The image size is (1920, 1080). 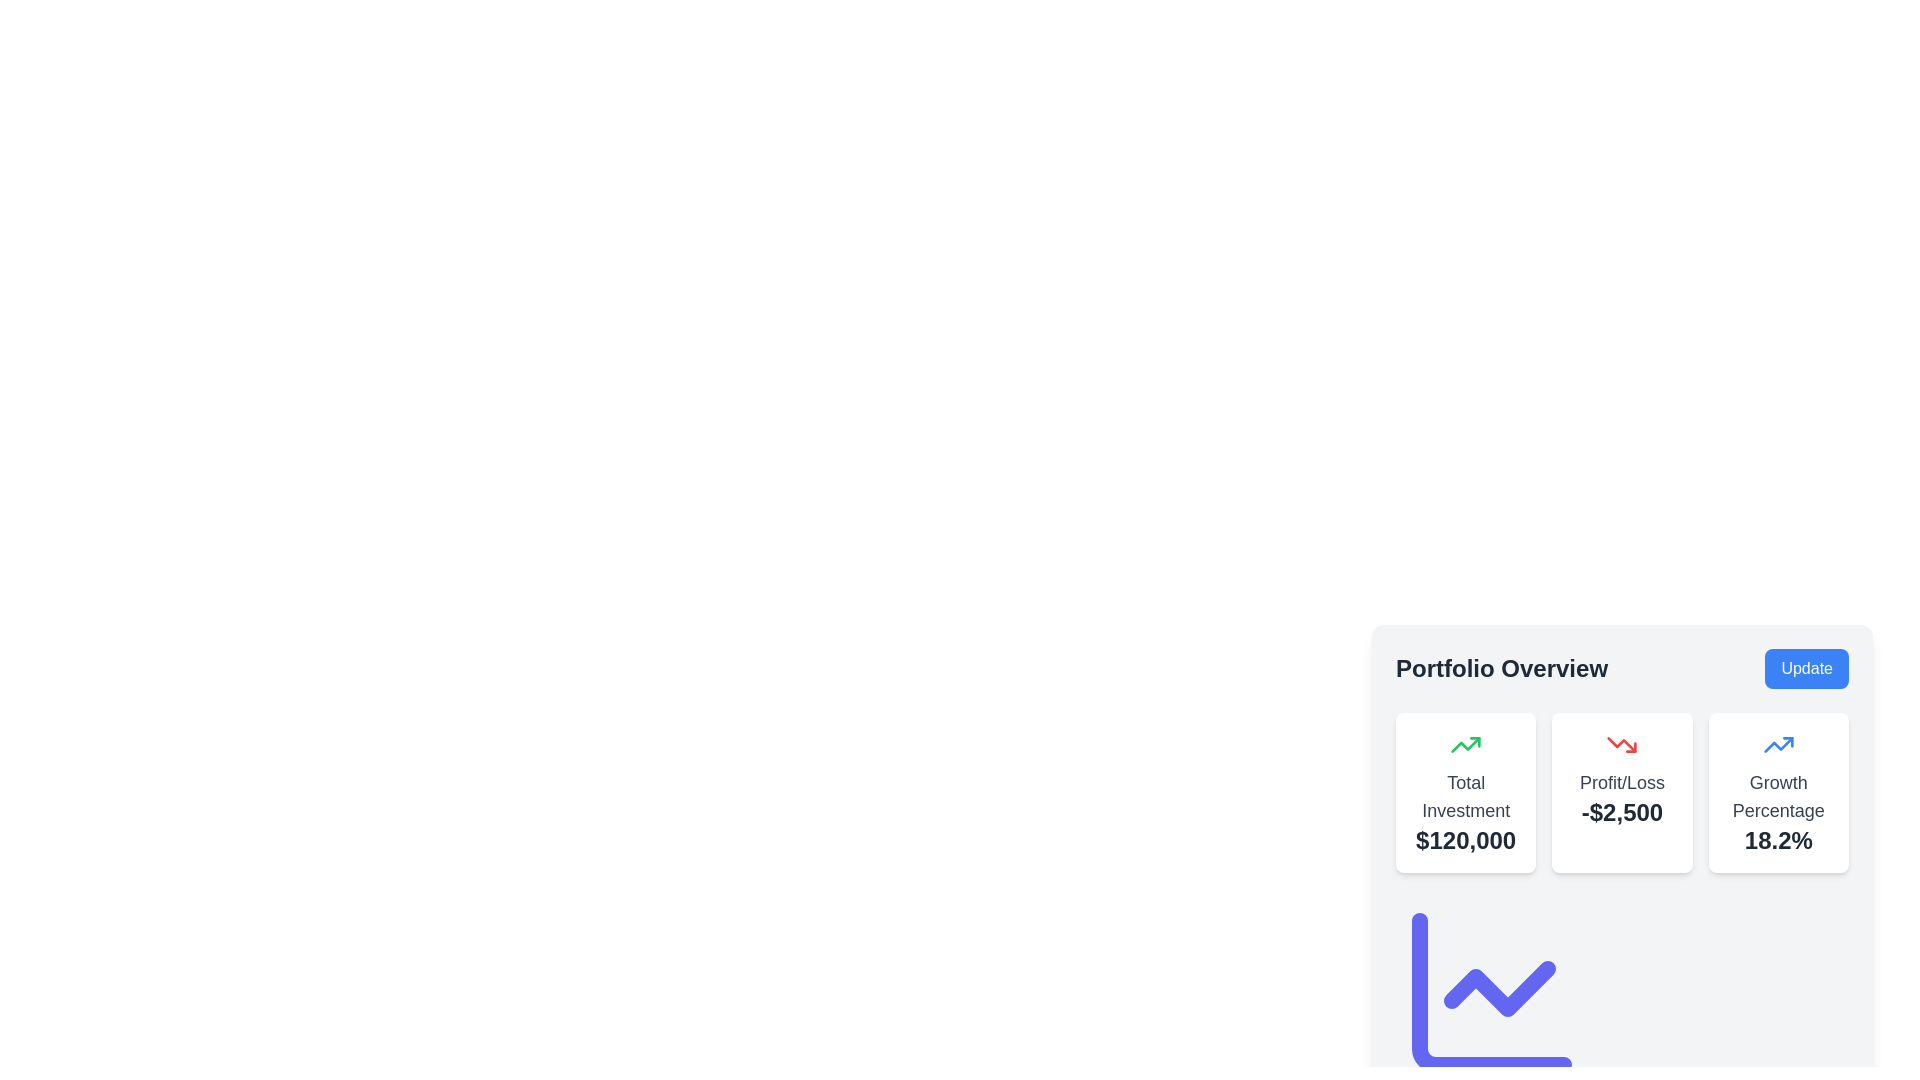 I want to click on the negative performance icon representing loss in the 'Profit/Loss' metric, located in the center tile above the text '-$2,500', so click(x=1622, y=744).